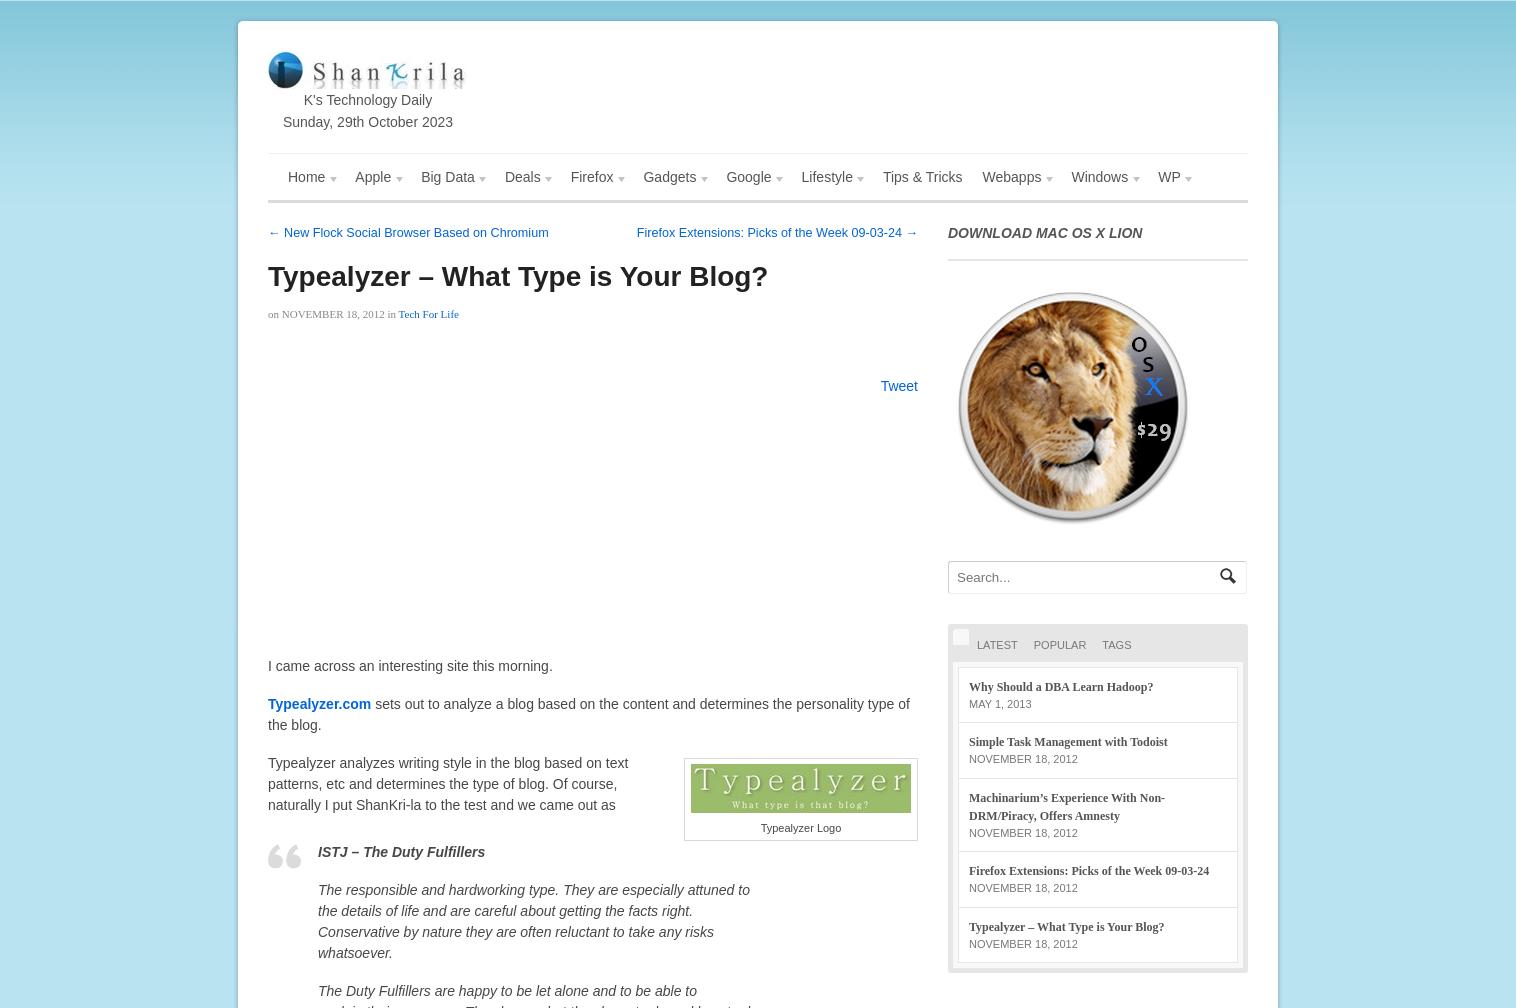 This screenshot has width=1516, height=1008. What do you see at coordinates (748, 177) in the screenshot?
I see `'Google'` at bounding box center [748, 177].